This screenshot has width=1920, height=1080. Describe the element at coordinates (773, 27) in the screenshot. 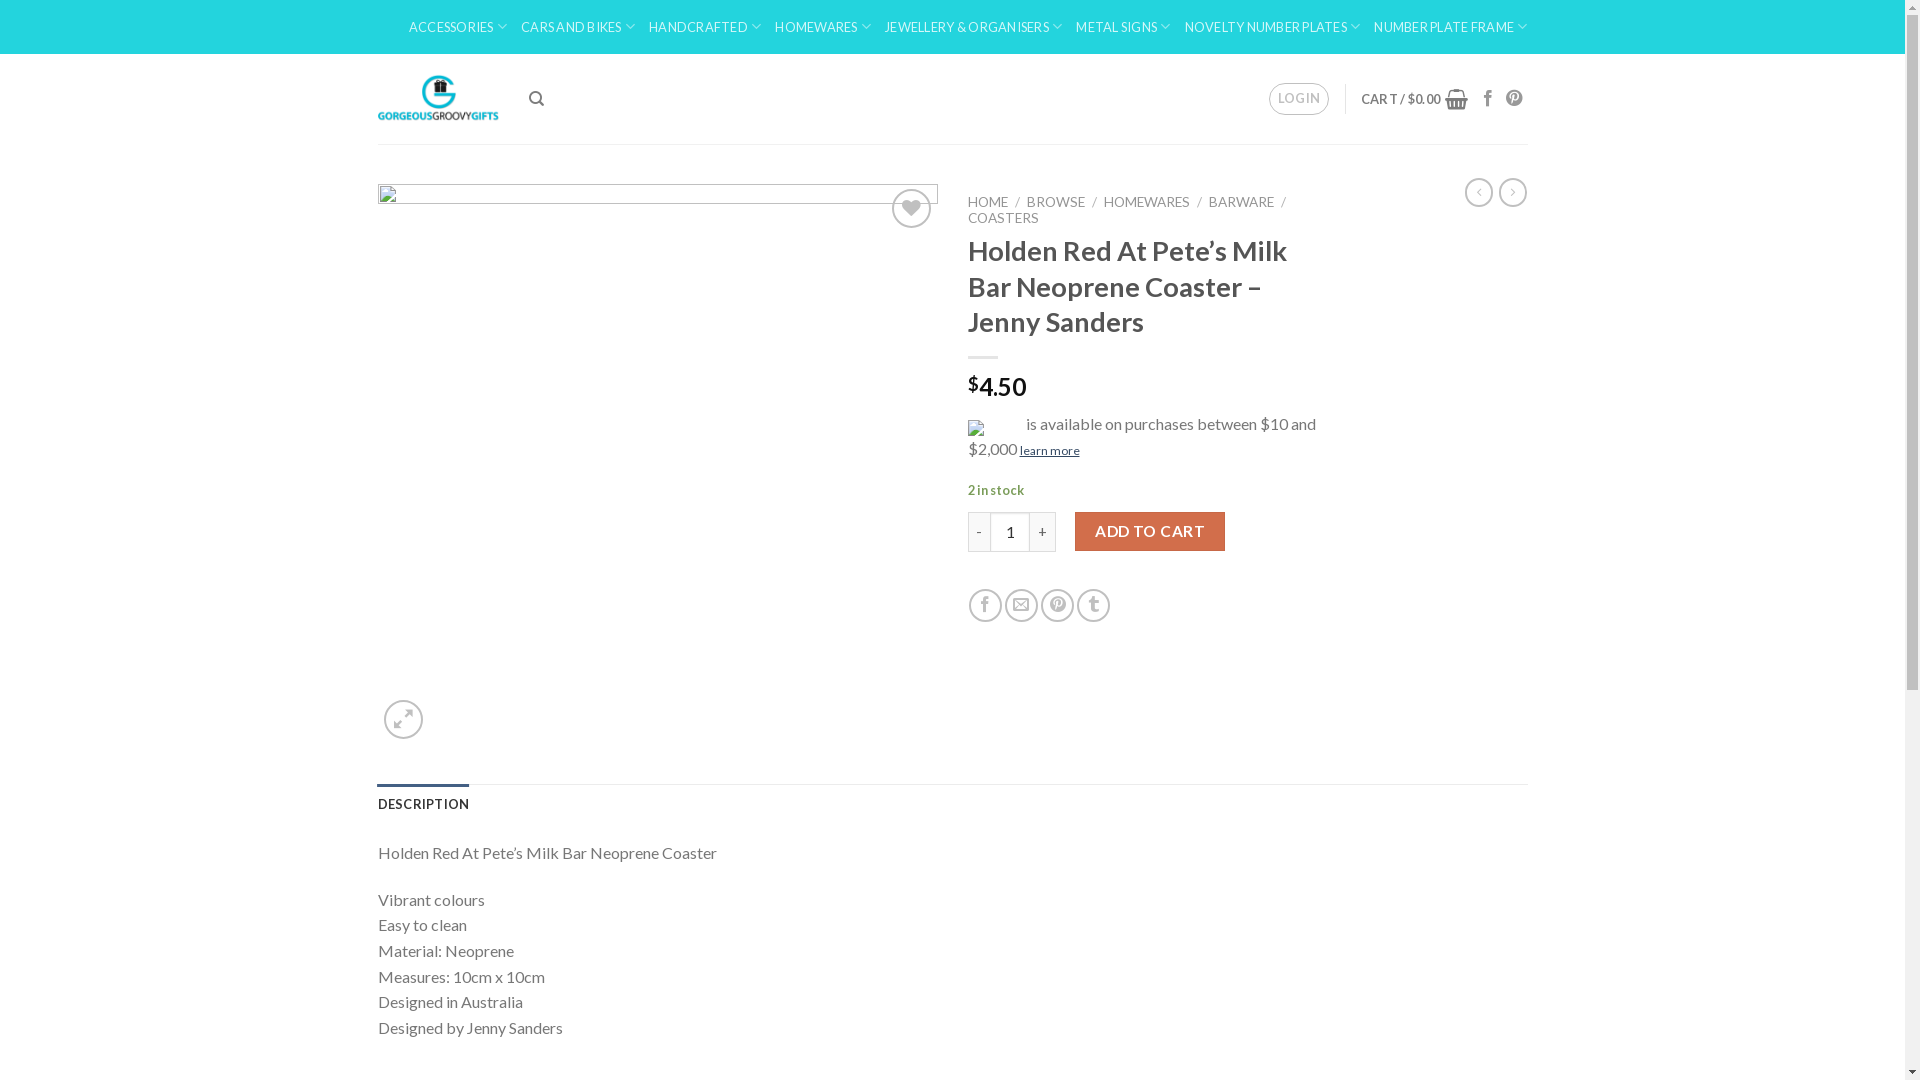

I see `'HOMEWARES'` at that location.